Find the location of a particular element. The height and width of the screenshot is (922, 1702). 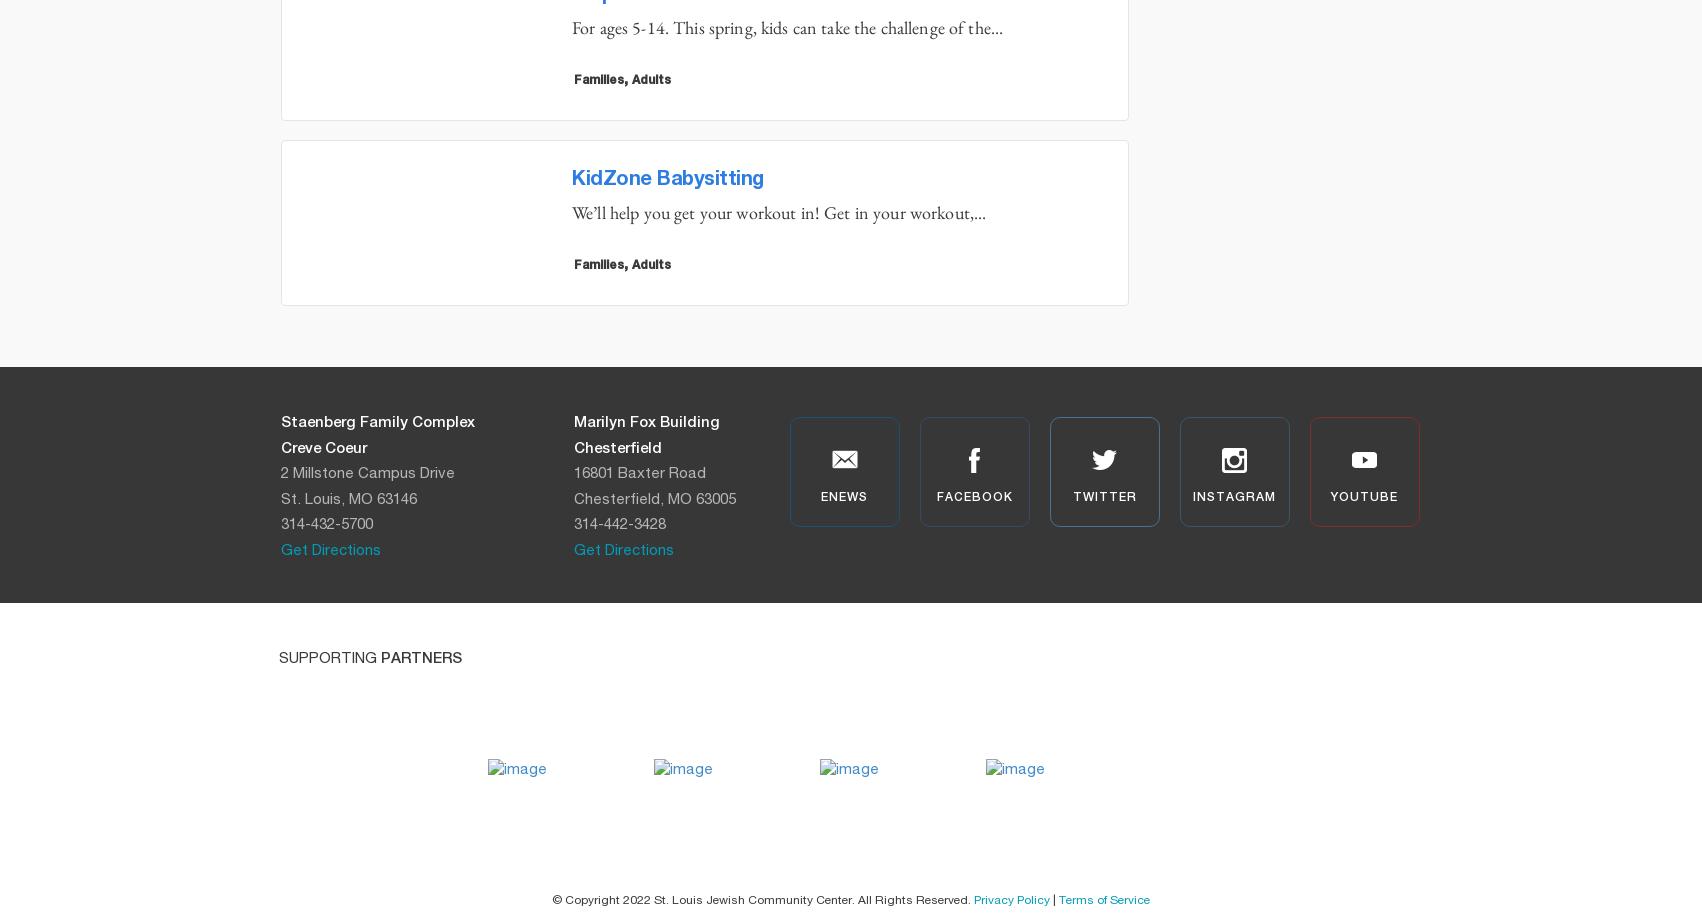

'Chesterfield' is located at coordinates (616, 446).